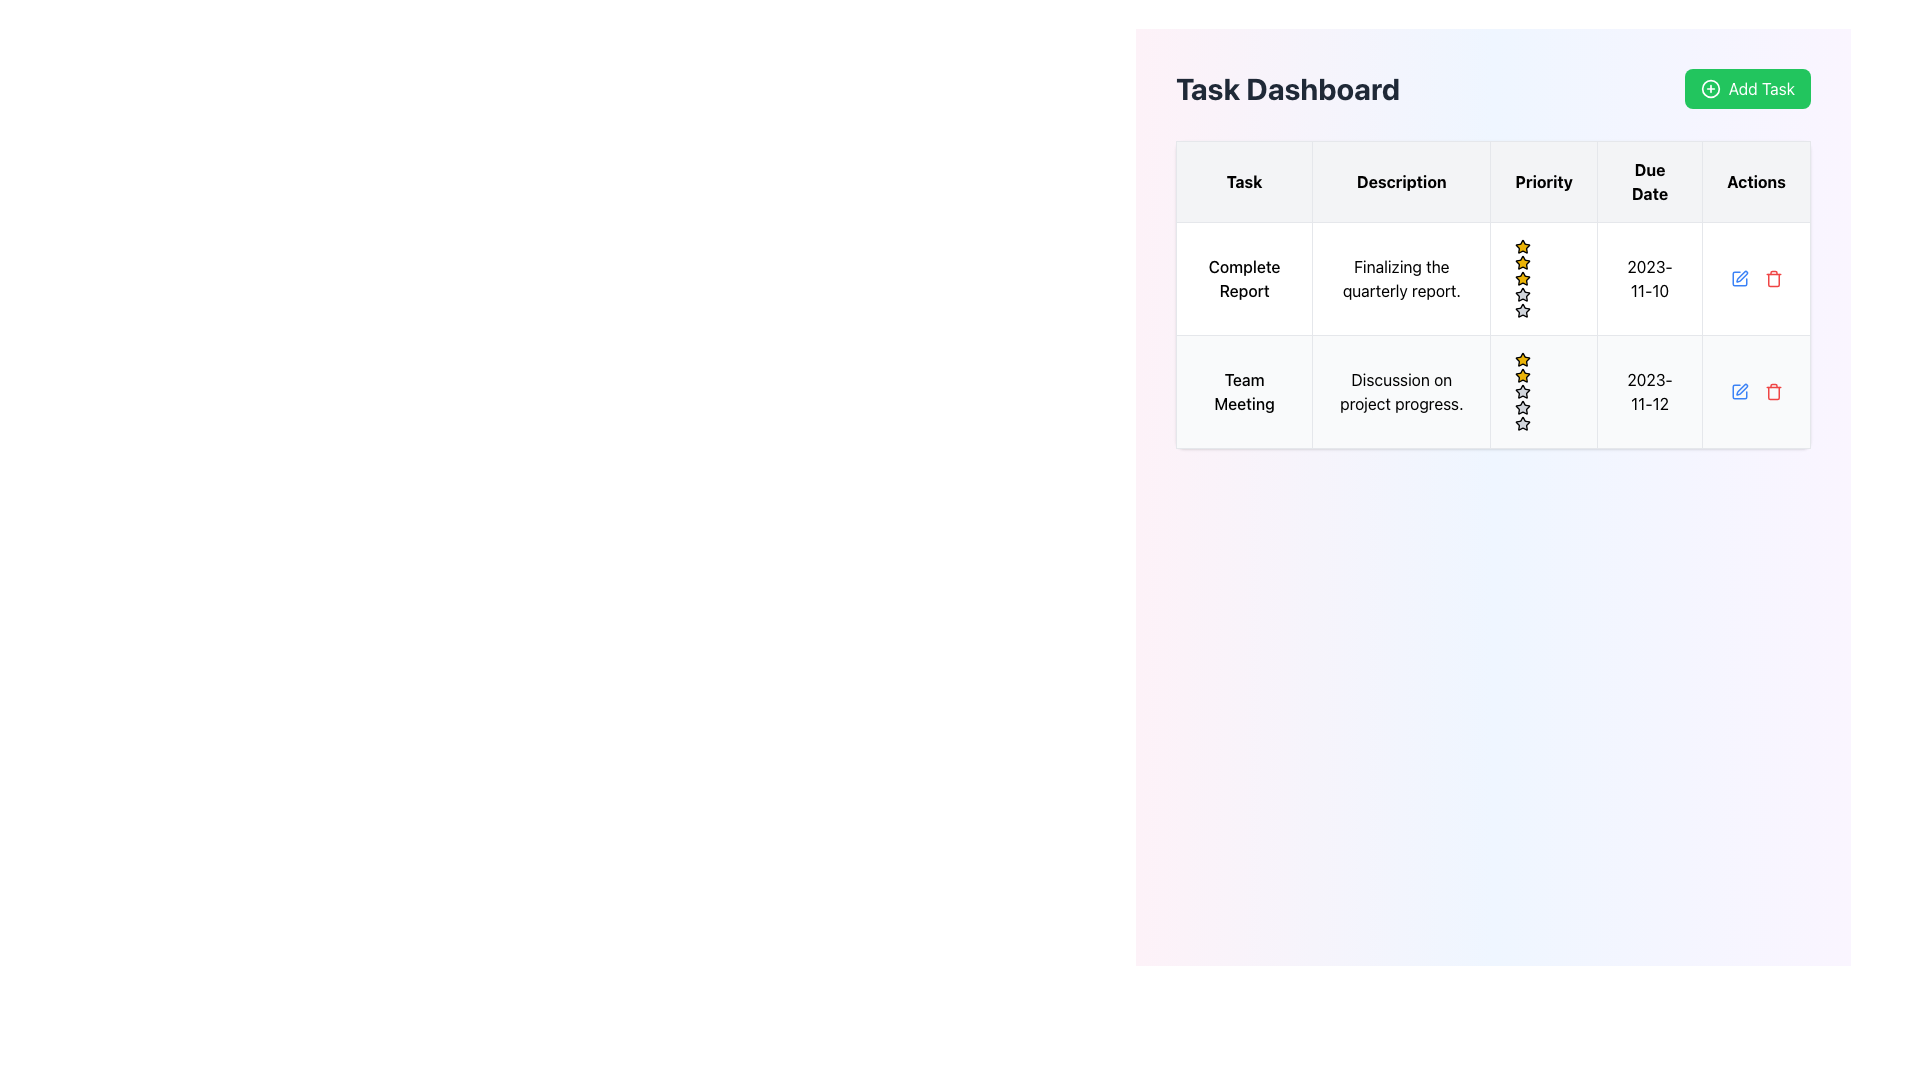 This screenshot has height=1080, width=1920. Describe the element at coordinates (1522, 375) in the screenshot. I see `the visual state of the yellow star icon used for ratings in the 'Priority' column of the 'Team Meeting' entry in the Task Dashboard card` at that location.